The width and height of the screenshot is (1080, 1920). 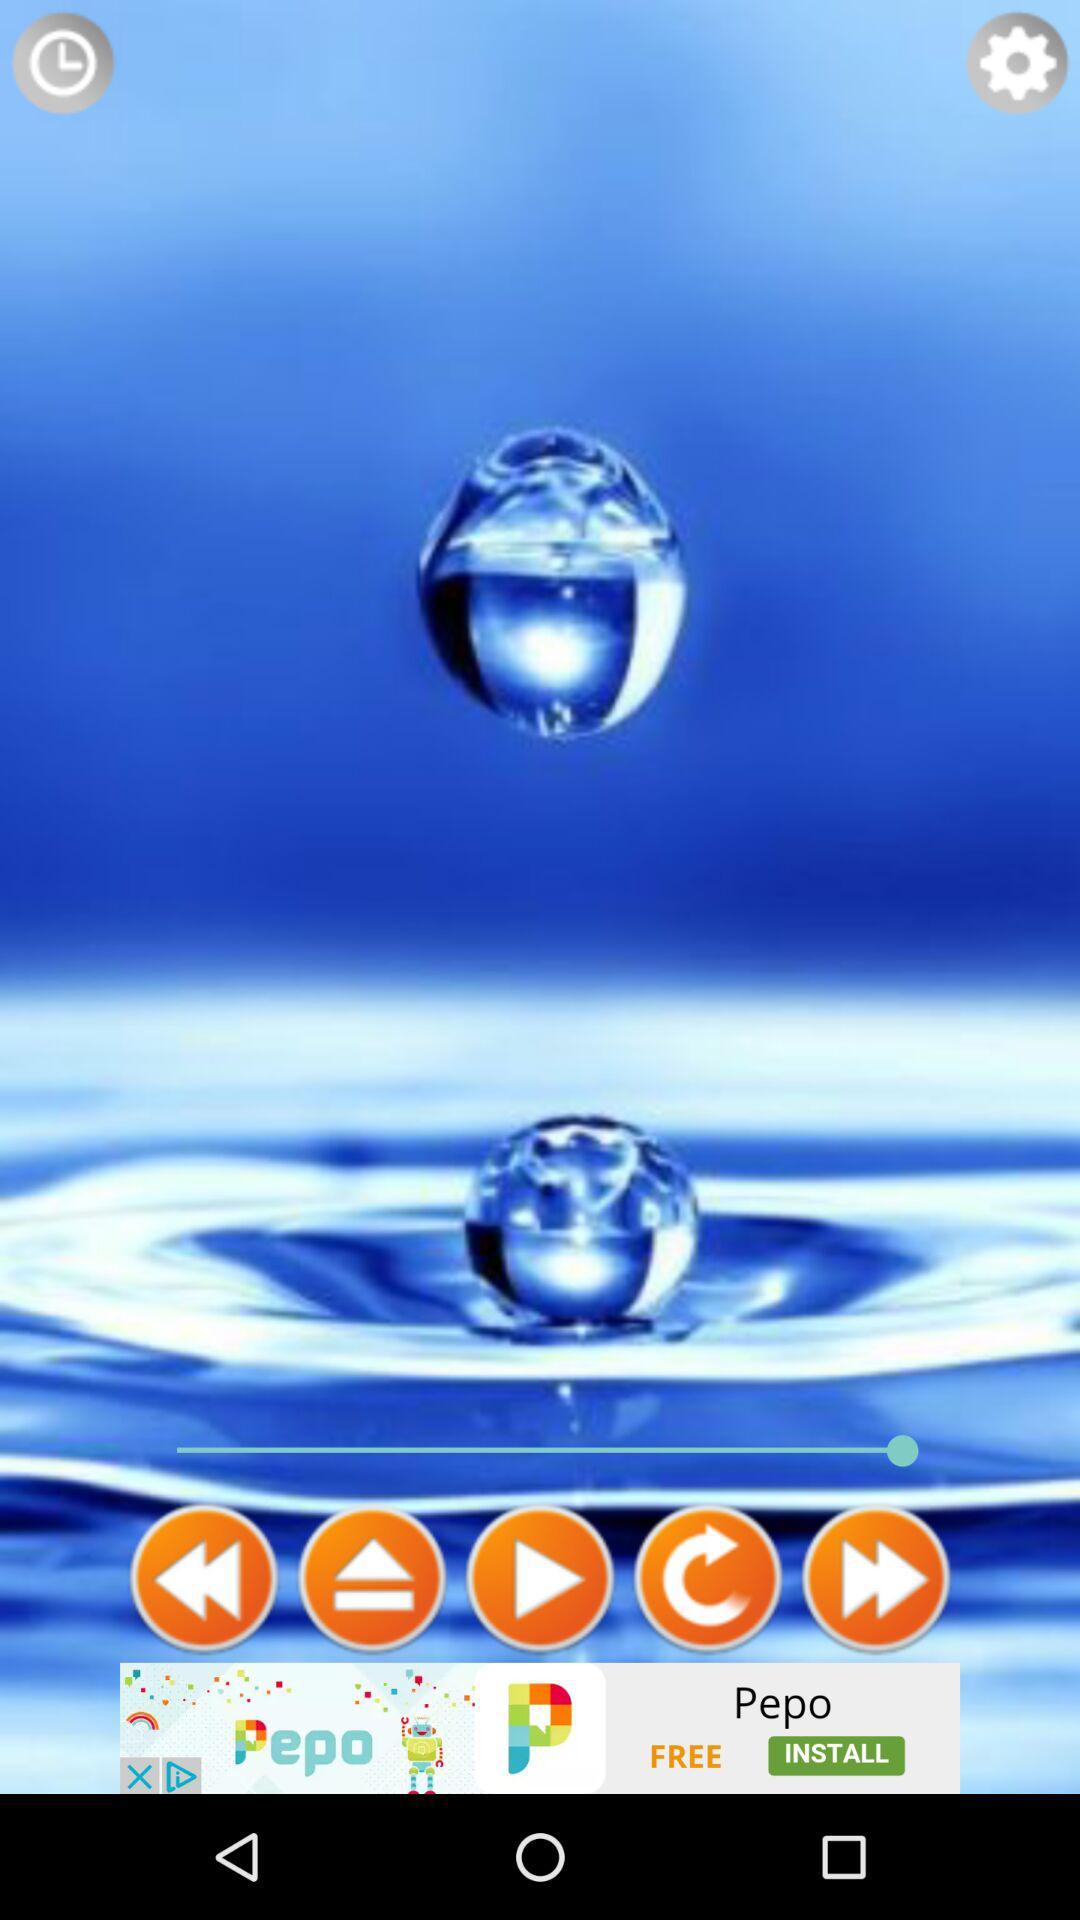 What do you see at coordinates (1017, 62) in the screenshot?
I see `settings button` at bounding box center [1017, 62].